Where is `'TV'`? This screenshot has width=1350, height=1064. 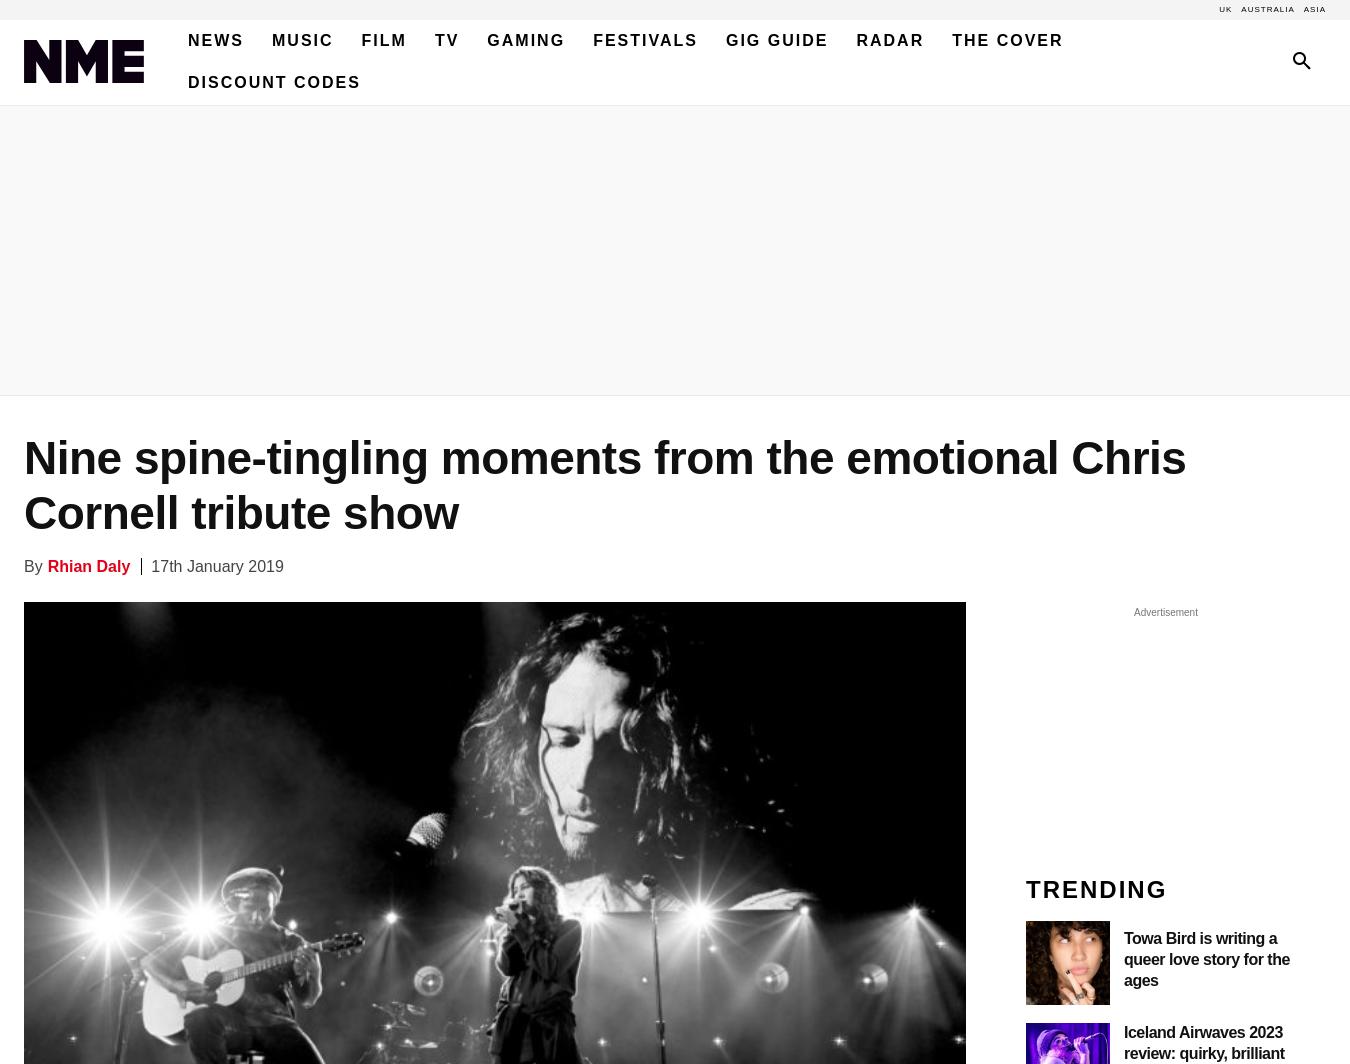
'TV' is located at coordinates (434, 40).